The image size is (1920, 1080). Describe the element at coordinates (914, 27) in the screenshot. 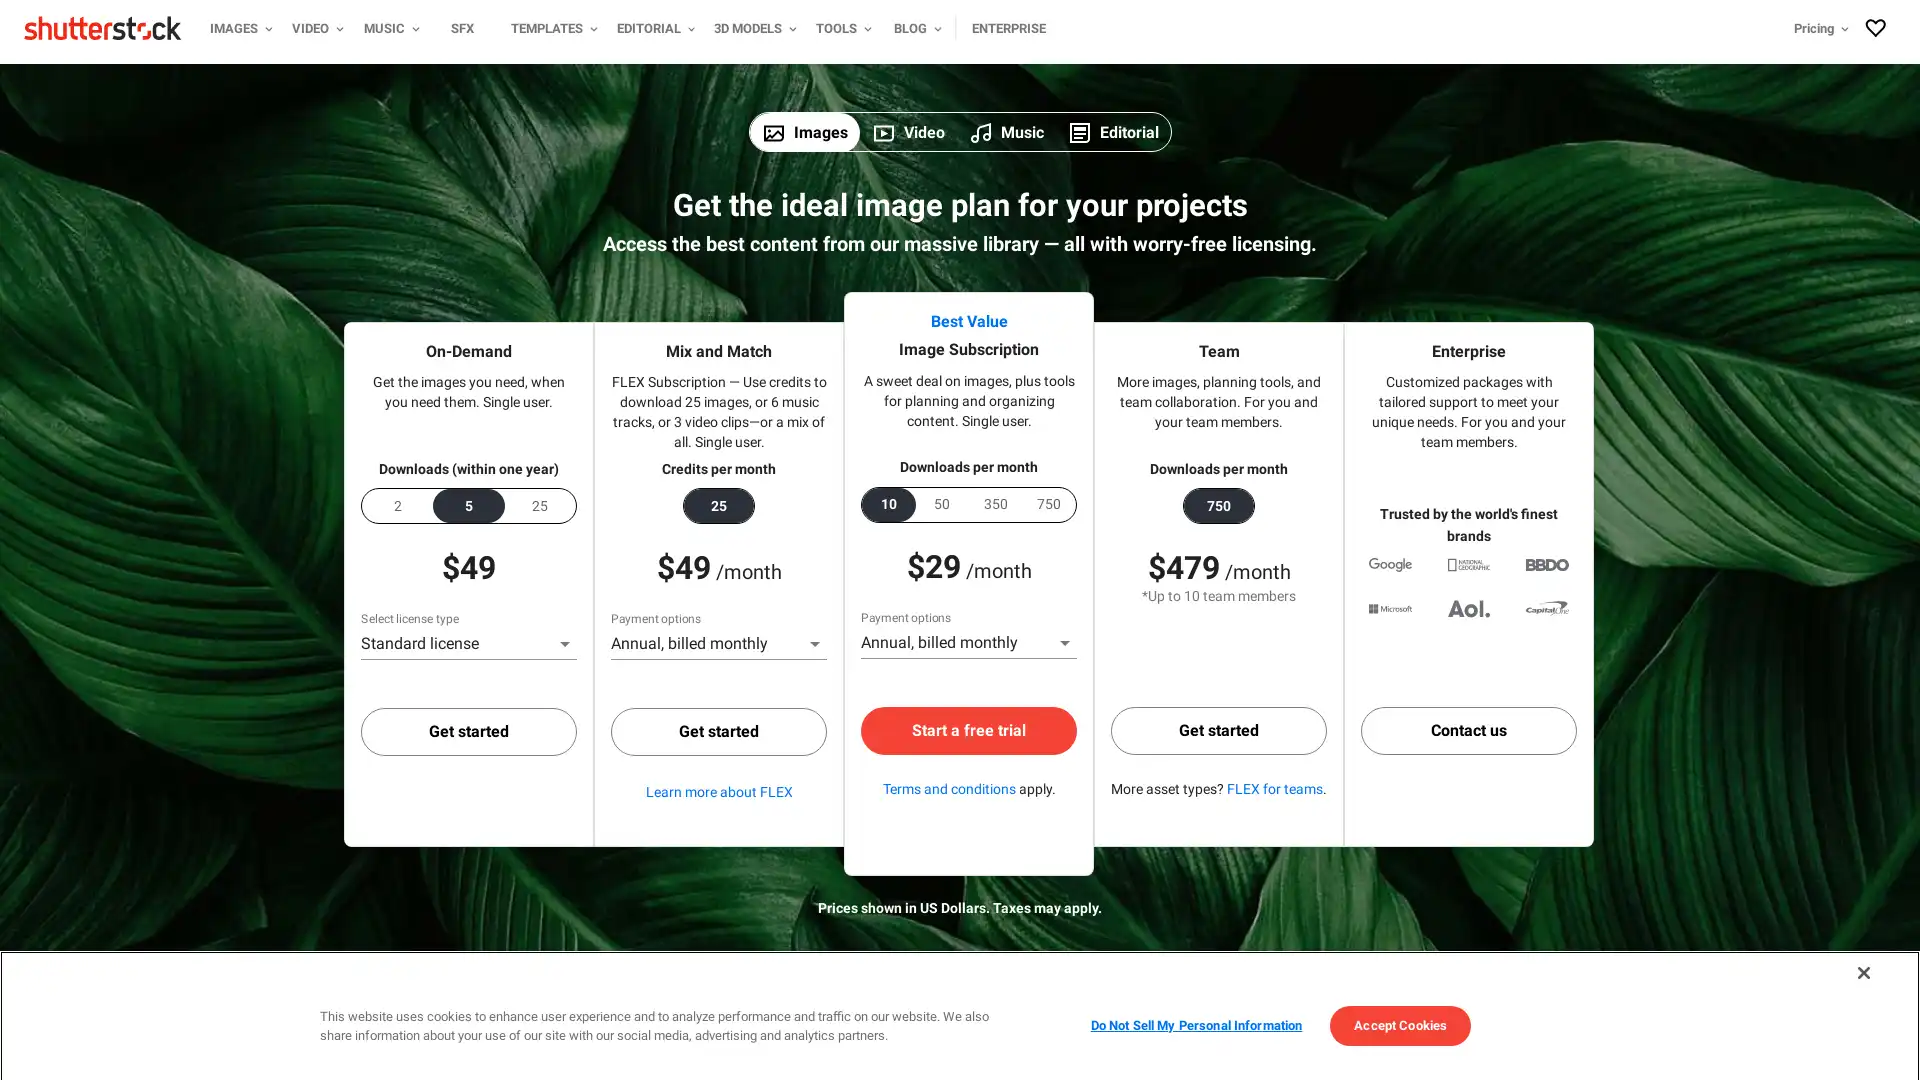

I see `Blog` at that location.